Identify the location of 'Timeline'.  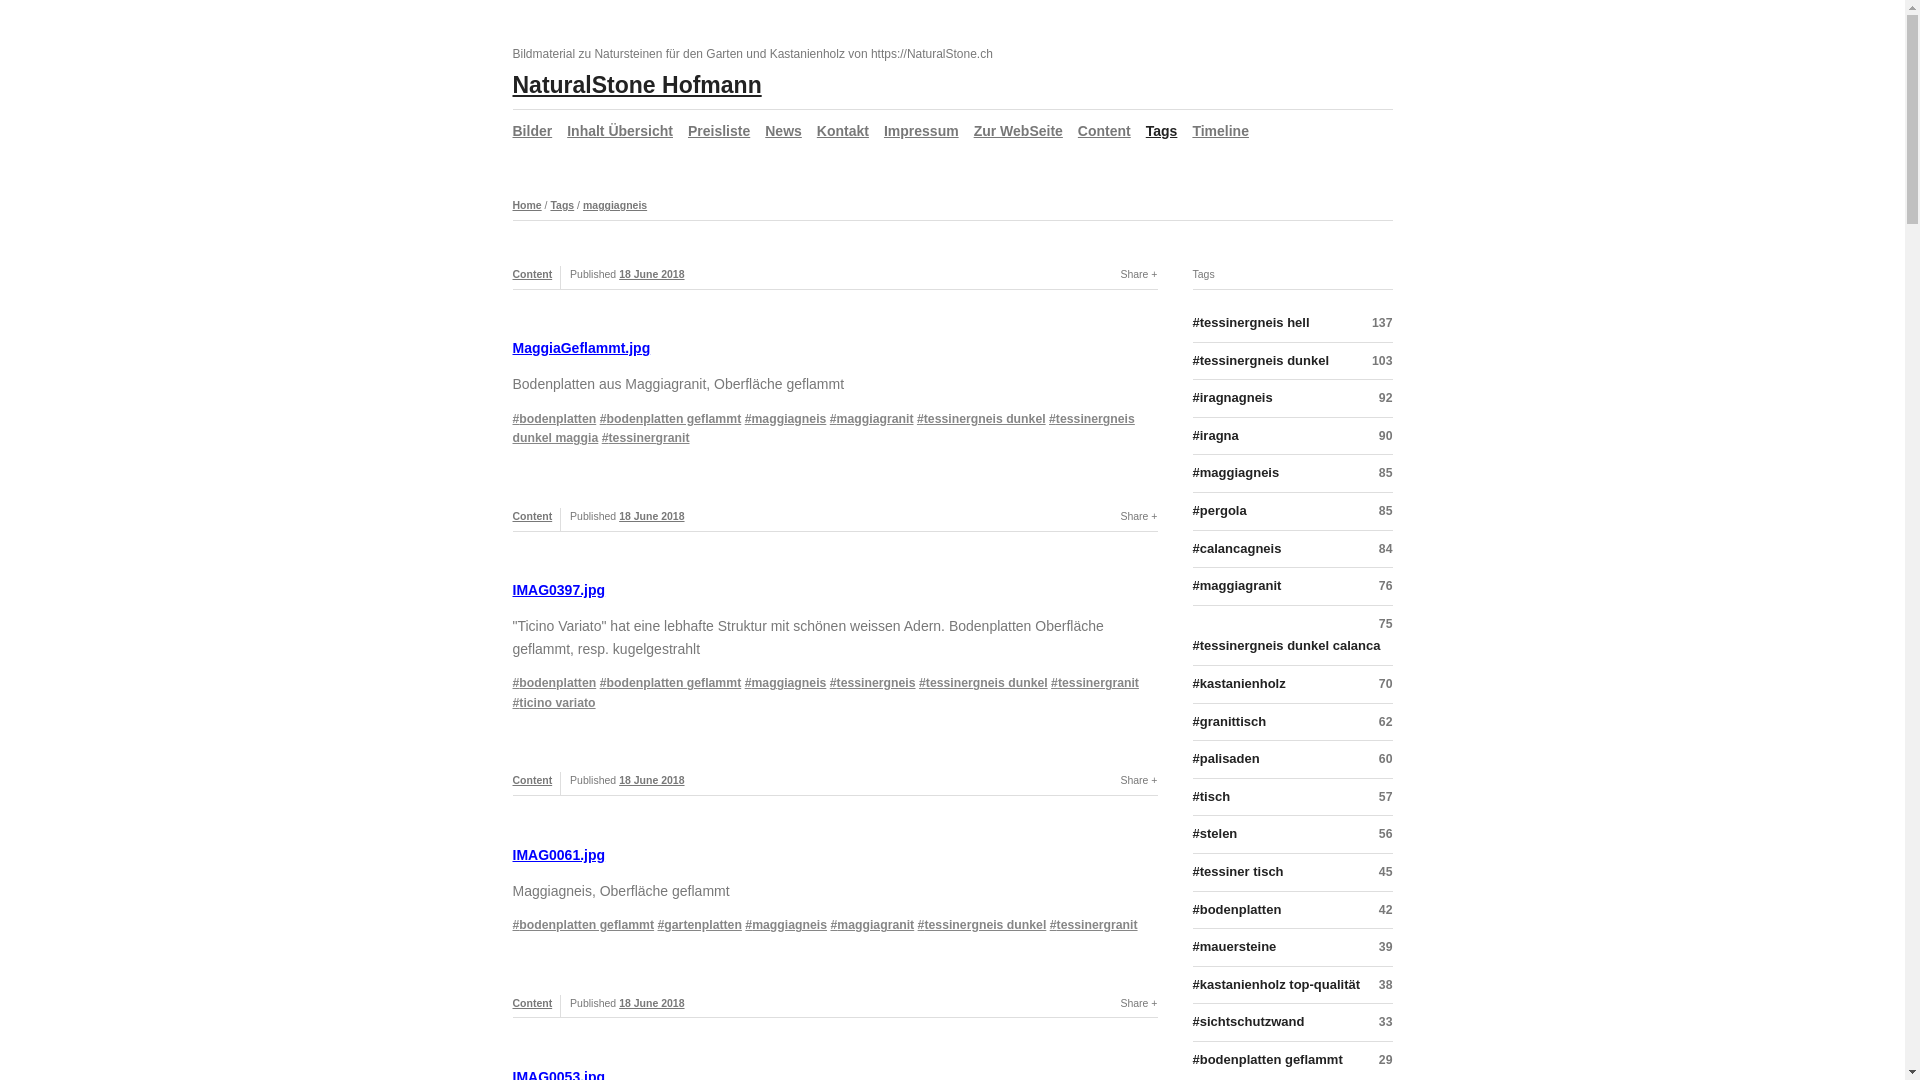
(1219, 131).